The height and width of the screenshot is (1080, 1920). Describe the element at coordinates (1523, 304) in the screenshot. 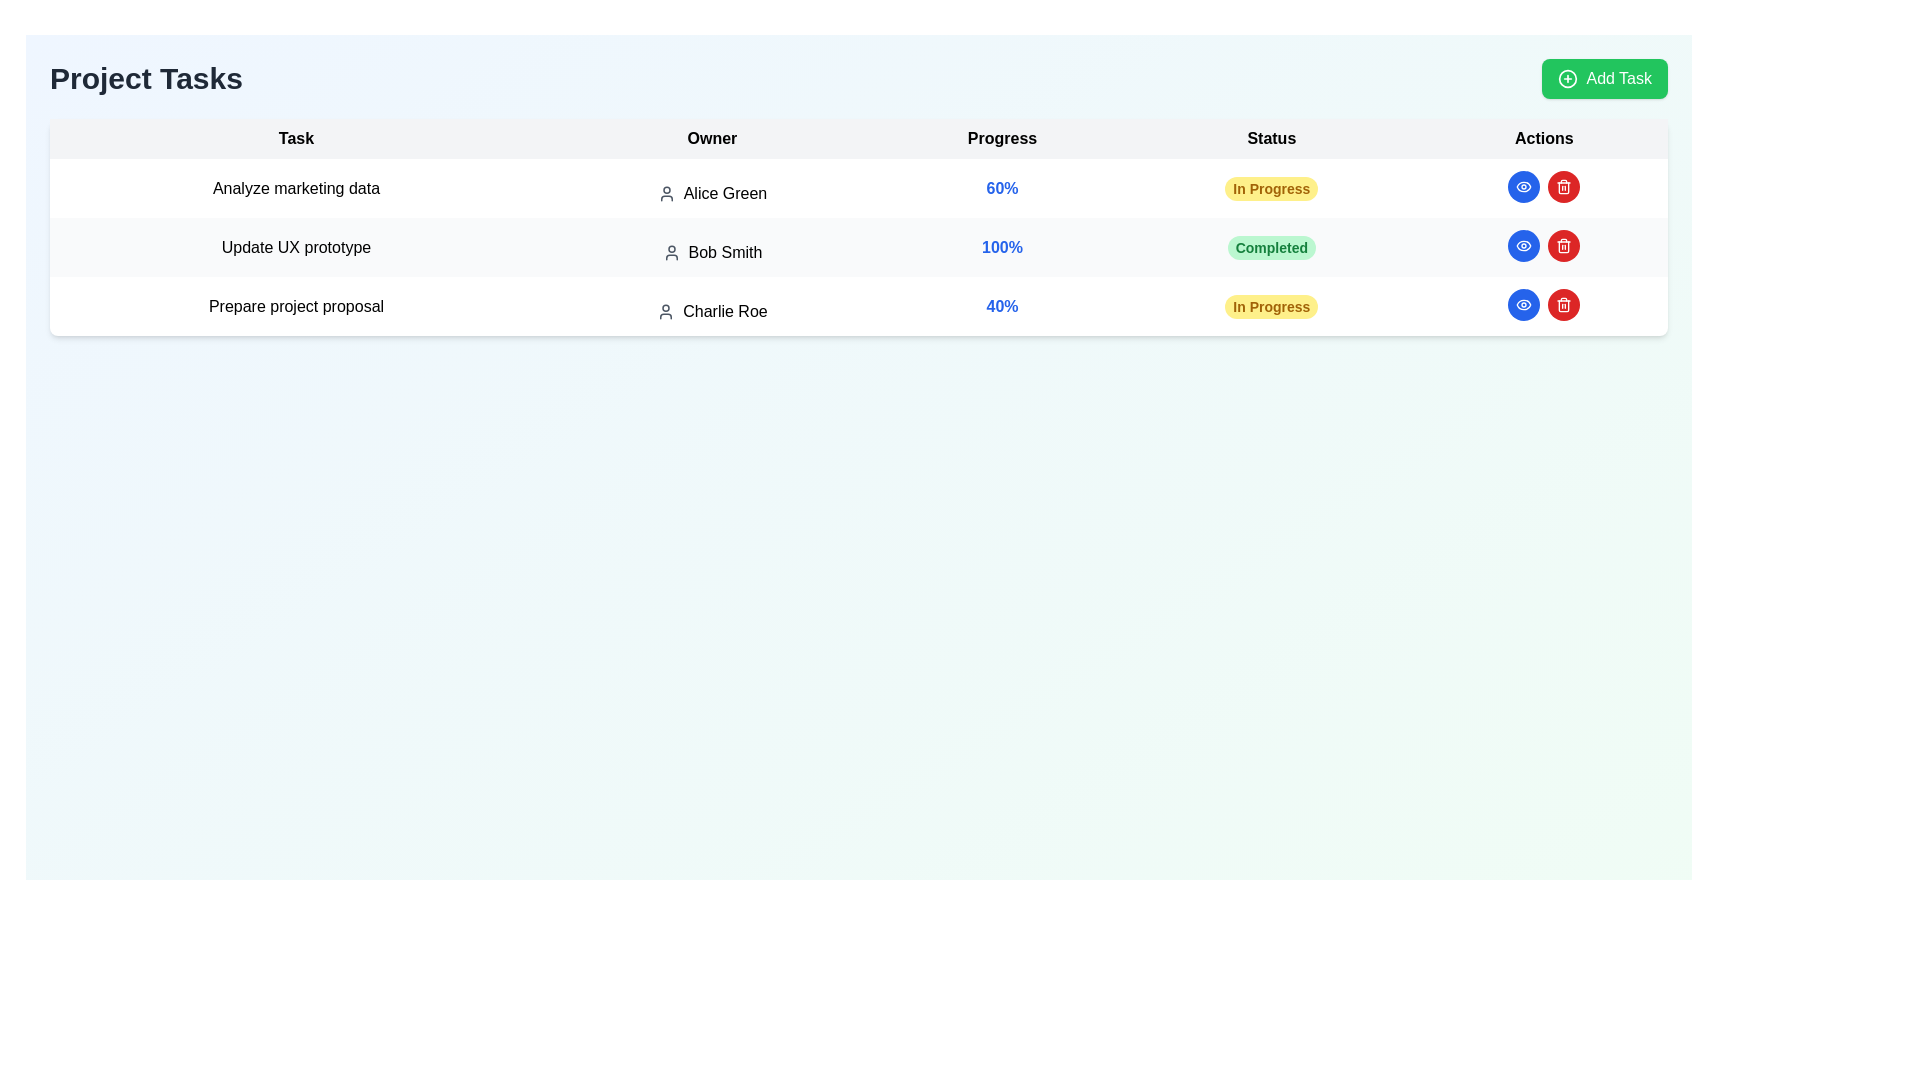

I see `the eye-shaped icon in the 'Actions' column of the task table for the 'Update UX prototype' row` at that location.